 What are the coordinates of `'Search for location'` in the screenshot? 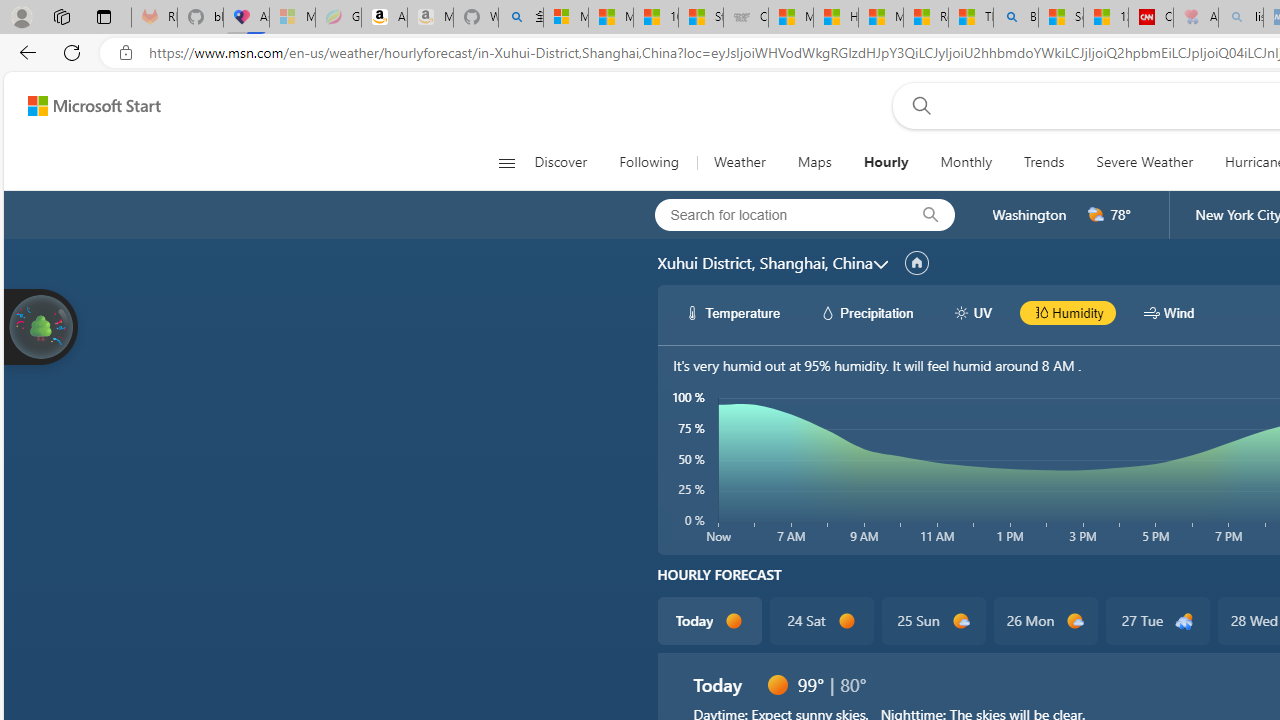 It's located at (774, 214).